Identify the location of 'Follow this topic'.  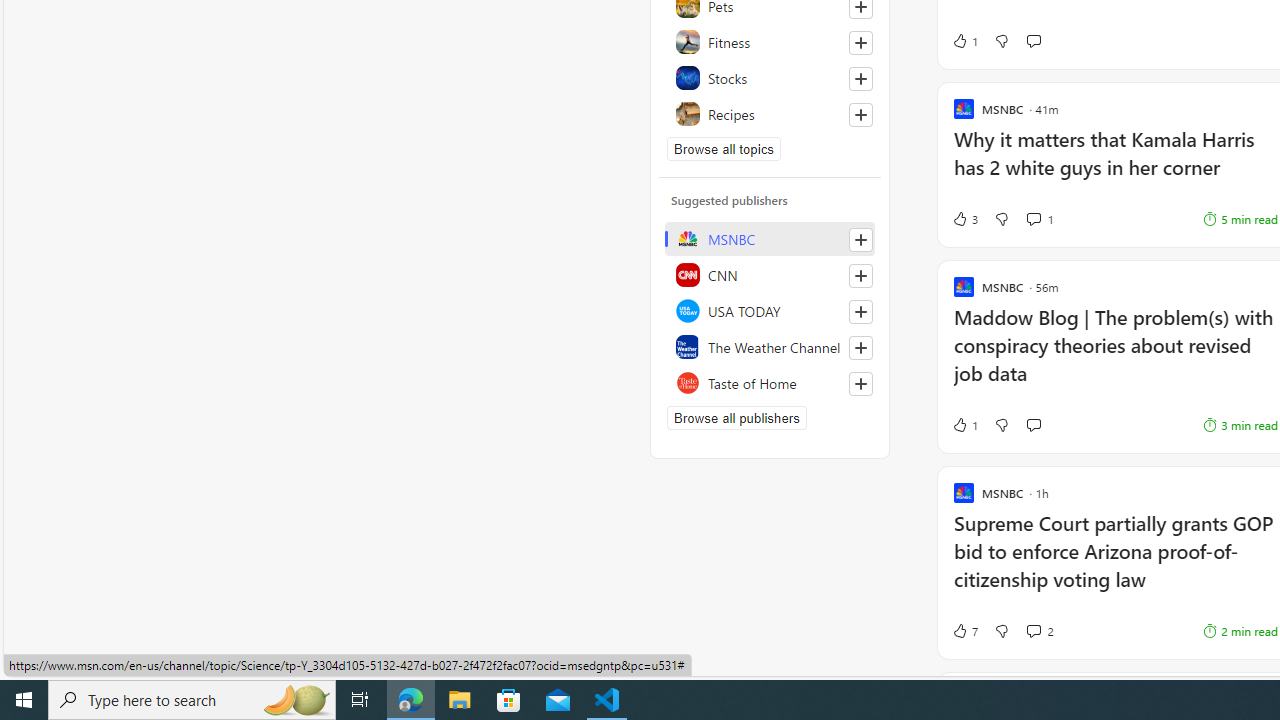
(860, 114).